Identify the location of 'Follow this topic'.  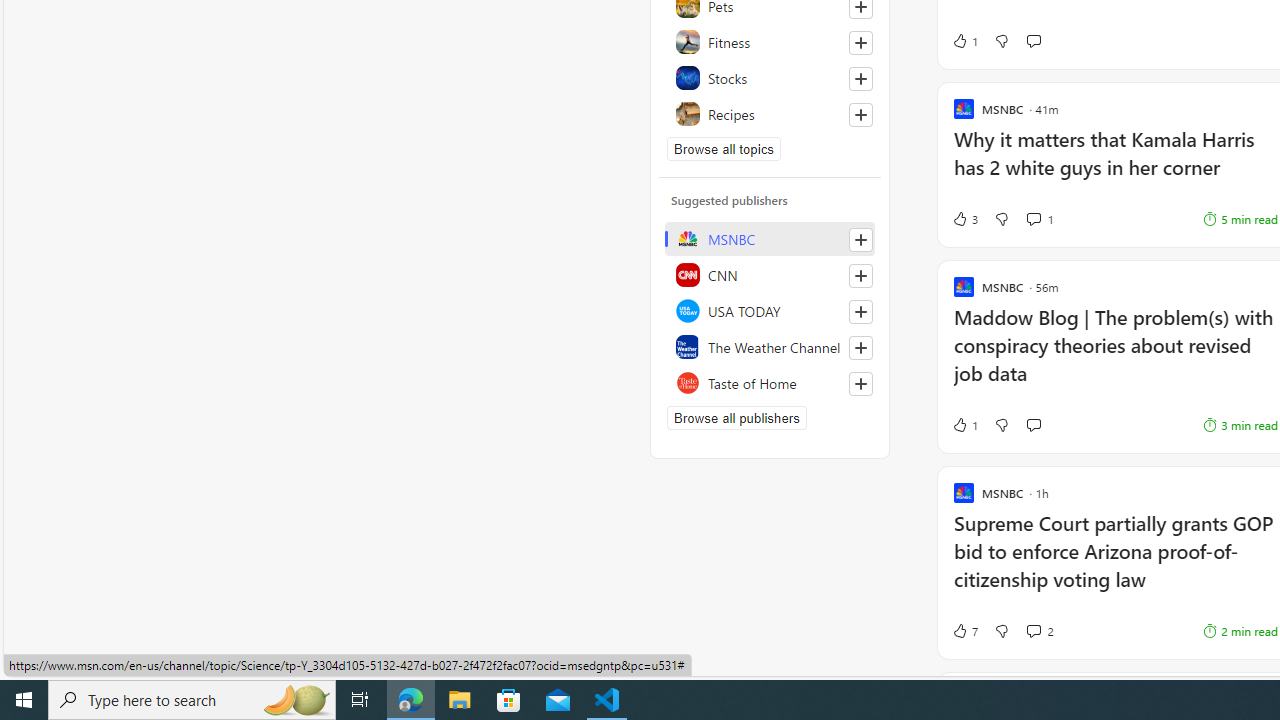
(860, 114).